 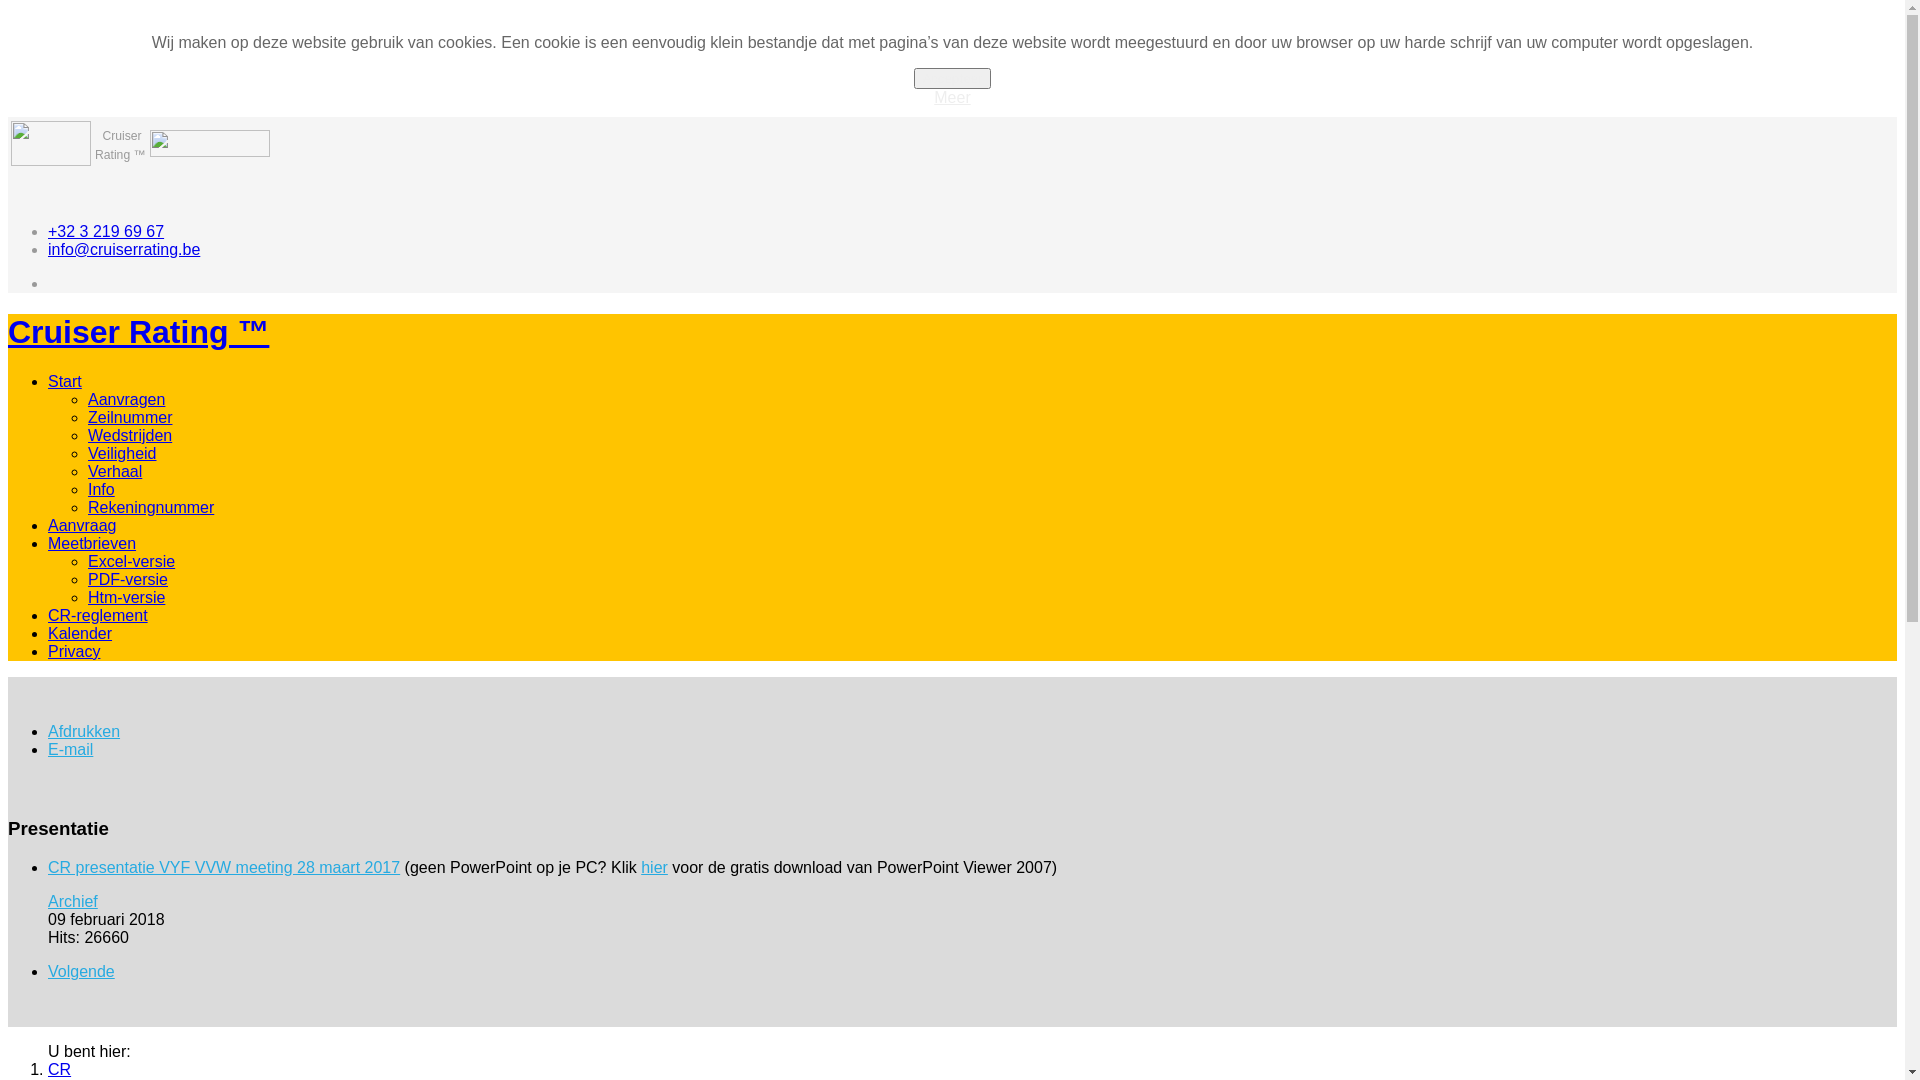 What do you see at coordinates (950, 97) in the screenshot?
I see `'Meer'` at bounding box center [950, 97].